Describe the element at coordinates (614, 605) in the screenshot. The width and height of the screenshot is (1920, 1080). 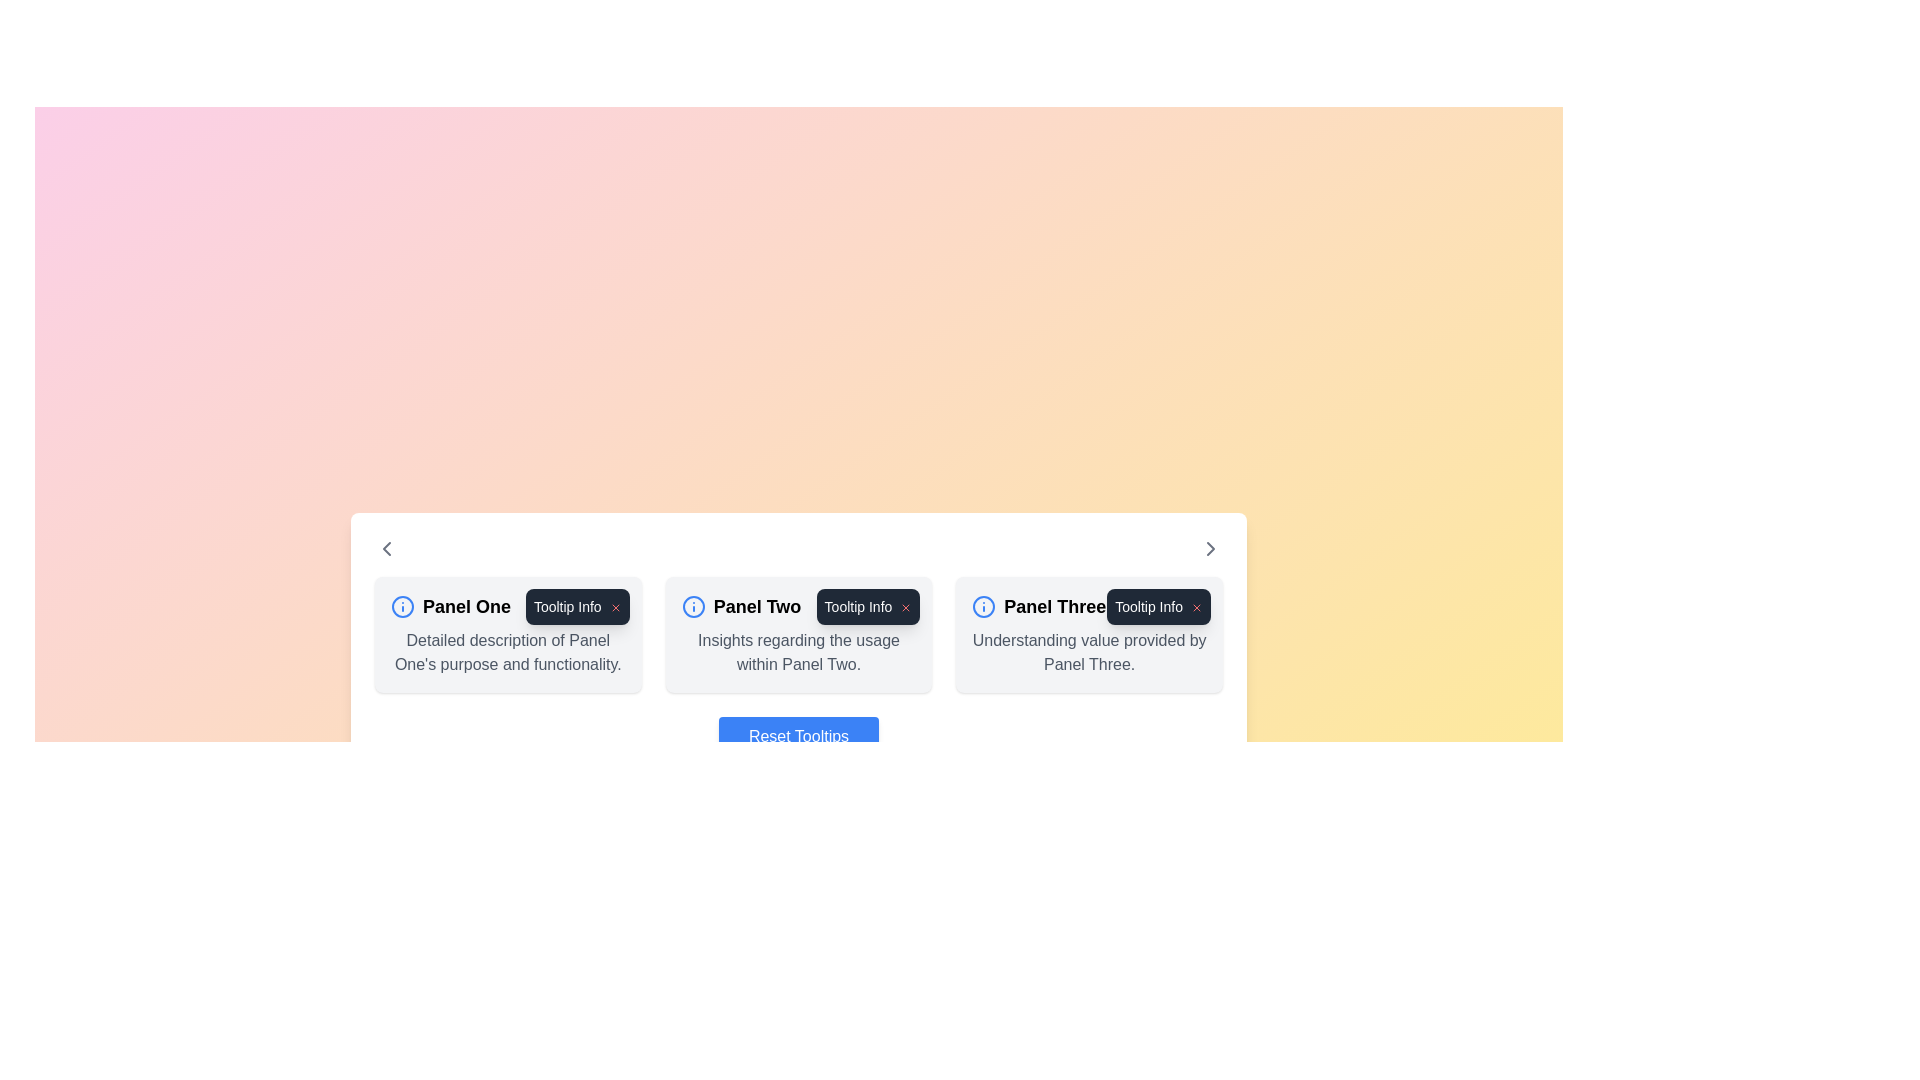
I see `the small red icon button resembling a close or cancel button located in the tooltip above 'Panel One' to change its color to yellow` at that location.